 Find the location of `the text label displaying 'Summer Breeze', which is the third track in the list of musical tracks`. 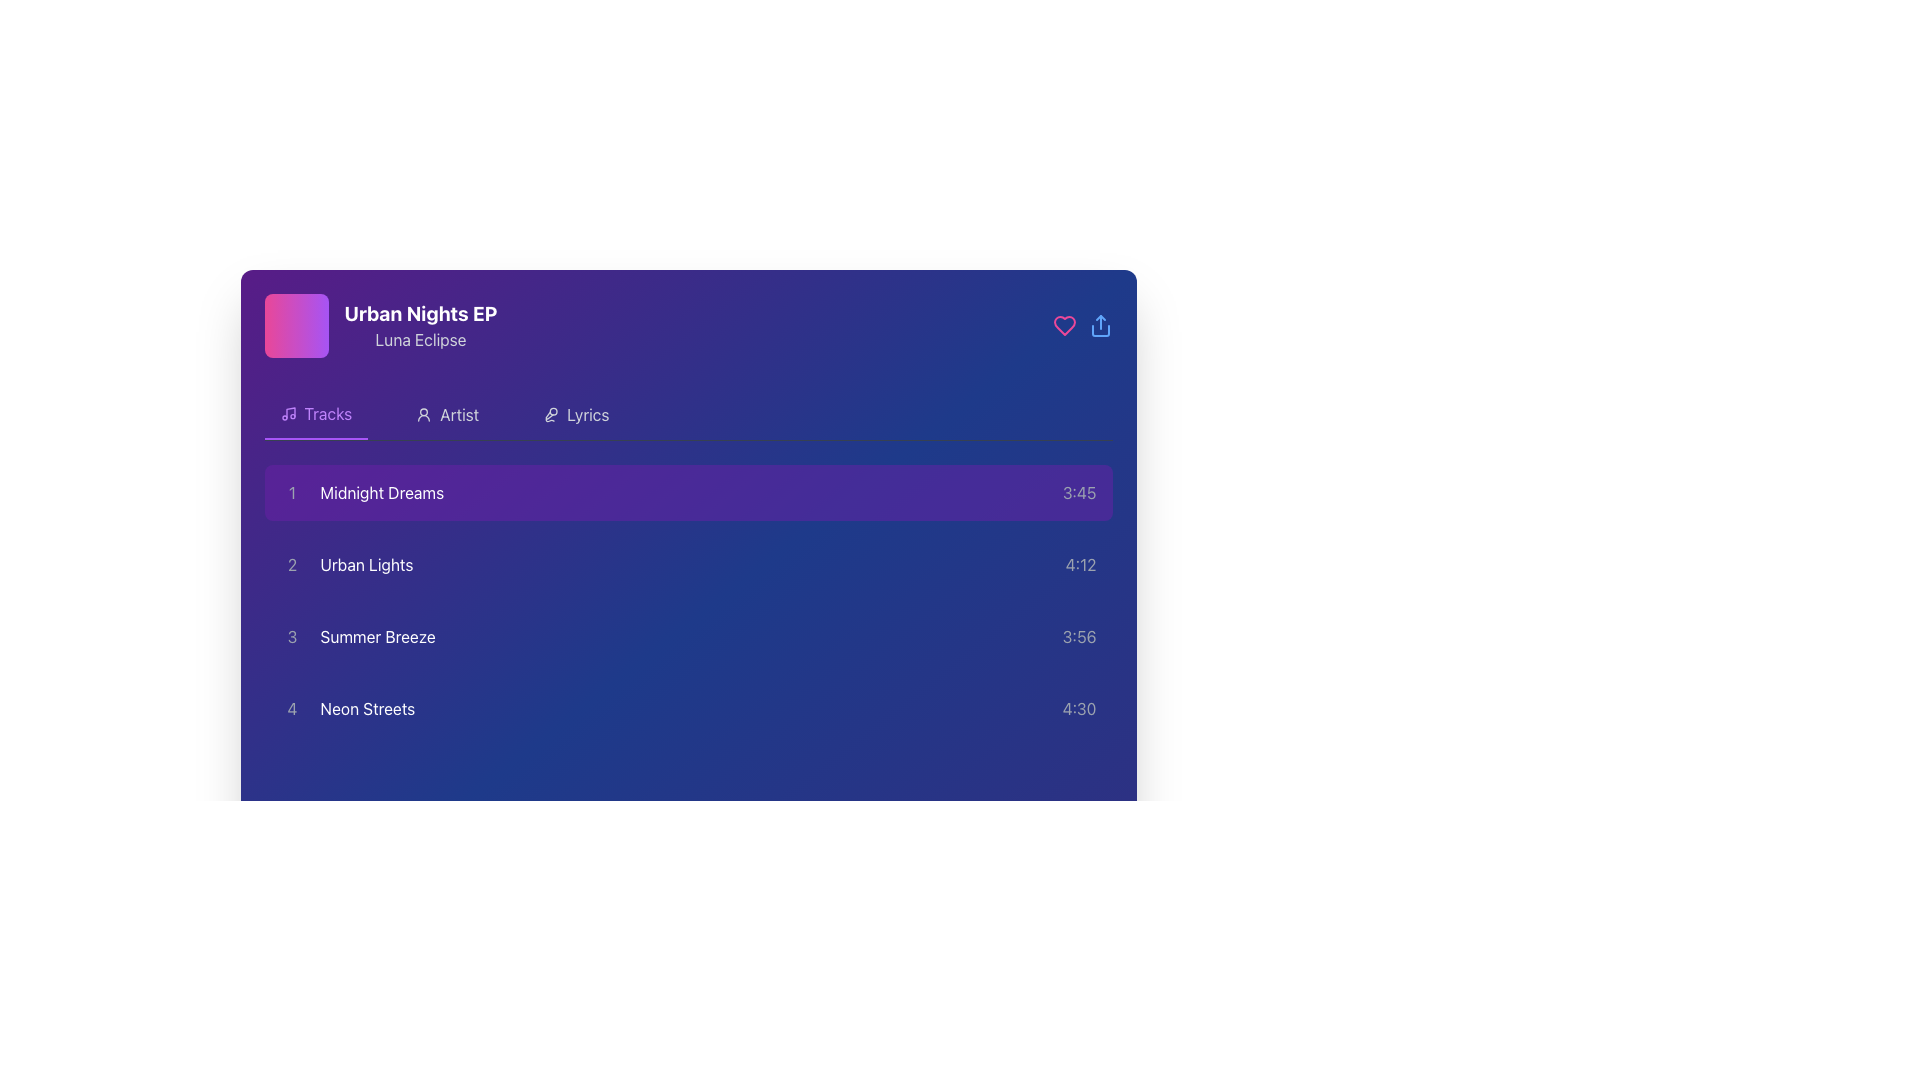

the text label displaying 'Summer Breeze', which is the third track in the list of musical tracks is located at coordinates (378, 636).